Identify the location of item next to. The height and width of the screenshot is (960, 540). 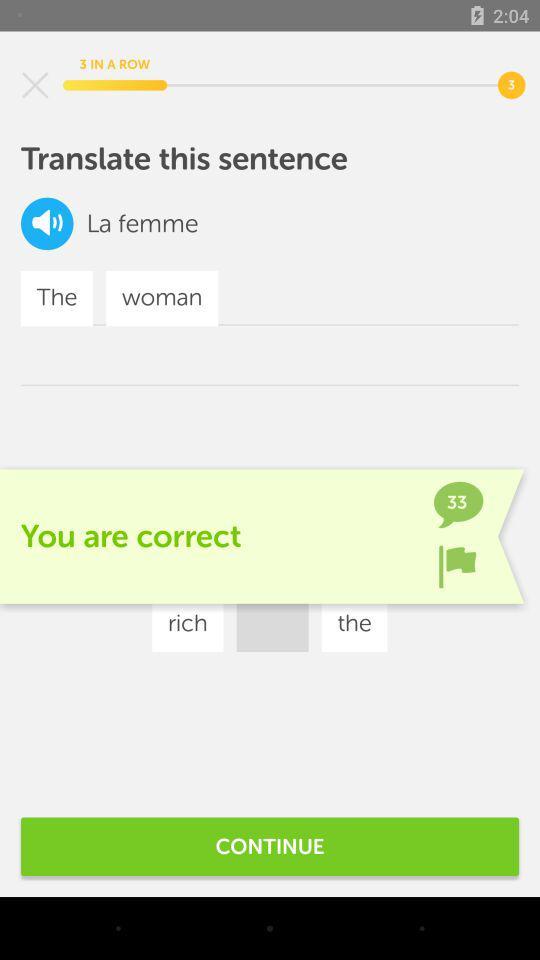
(98, 223).